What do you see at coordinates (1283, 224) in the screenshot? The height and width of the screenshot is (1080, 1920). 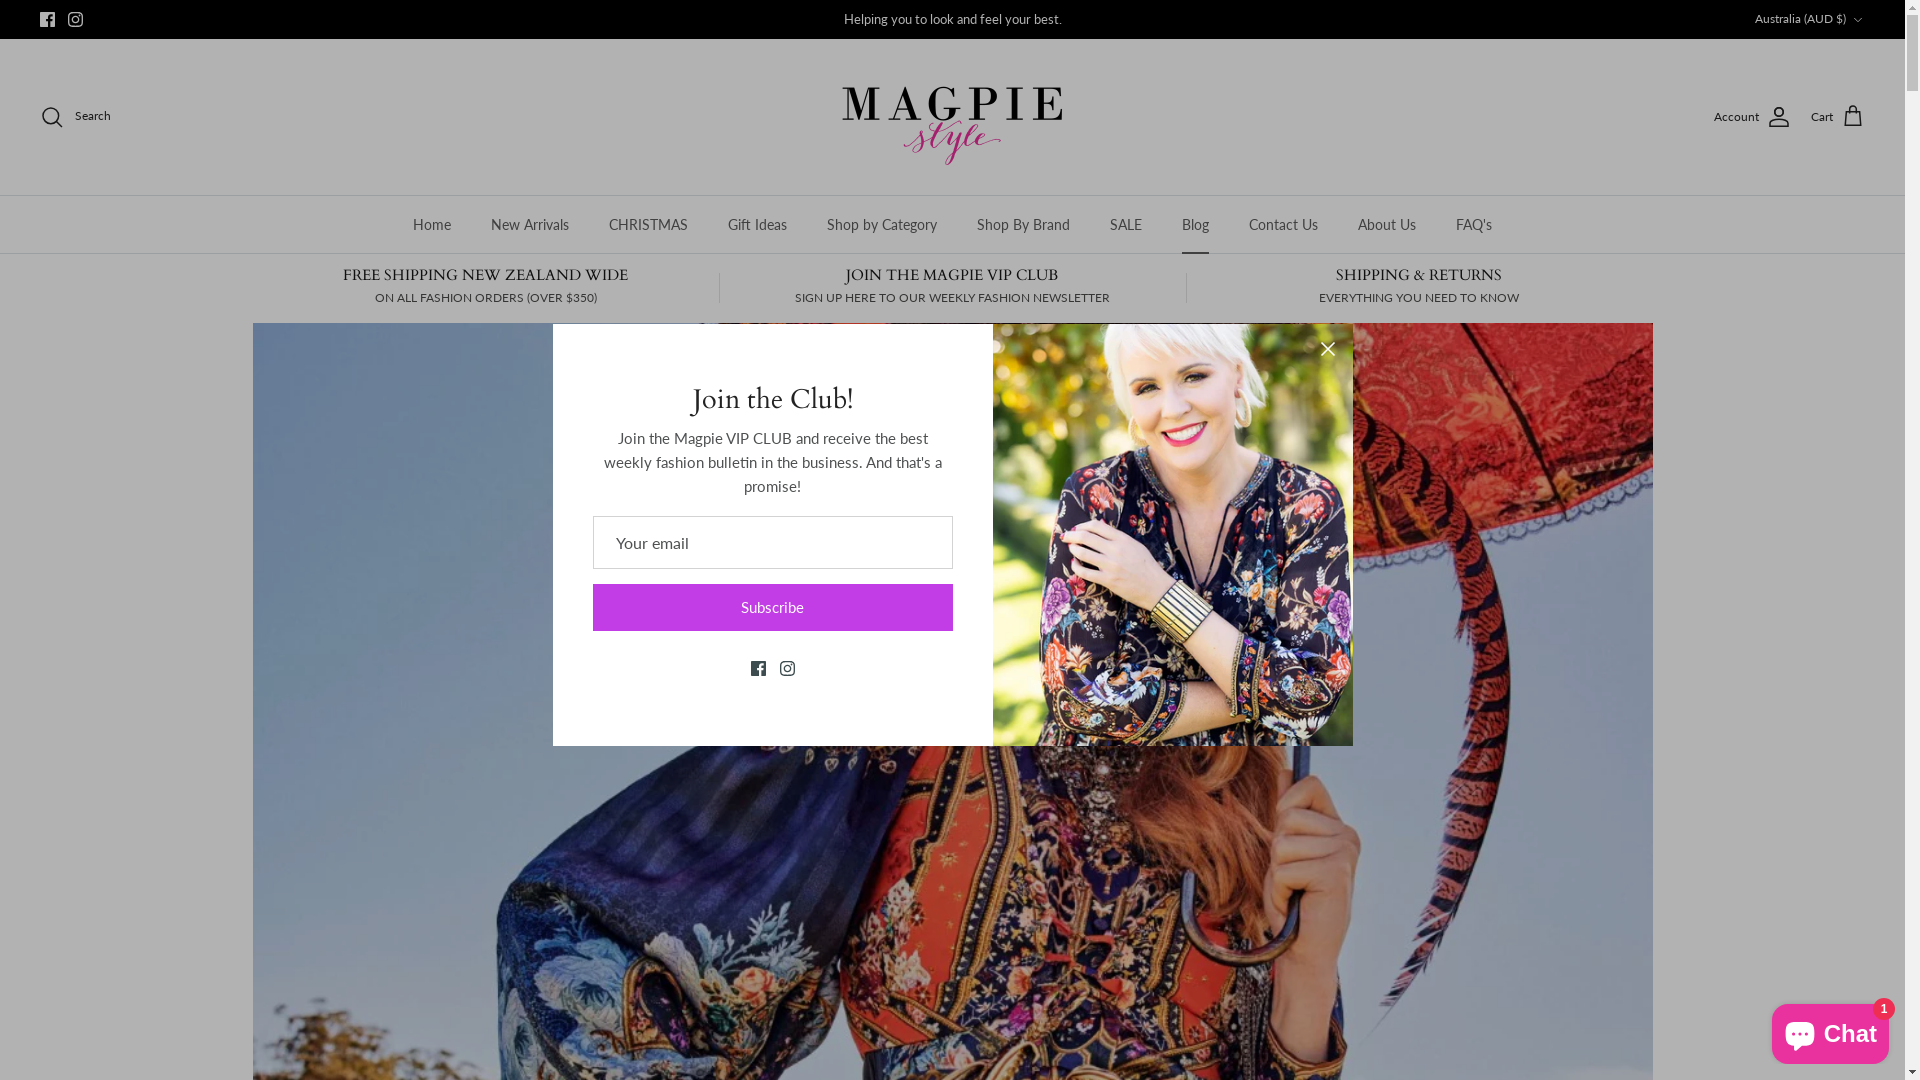 I see `'Contact Us'` at bounding box center [1283, 224].